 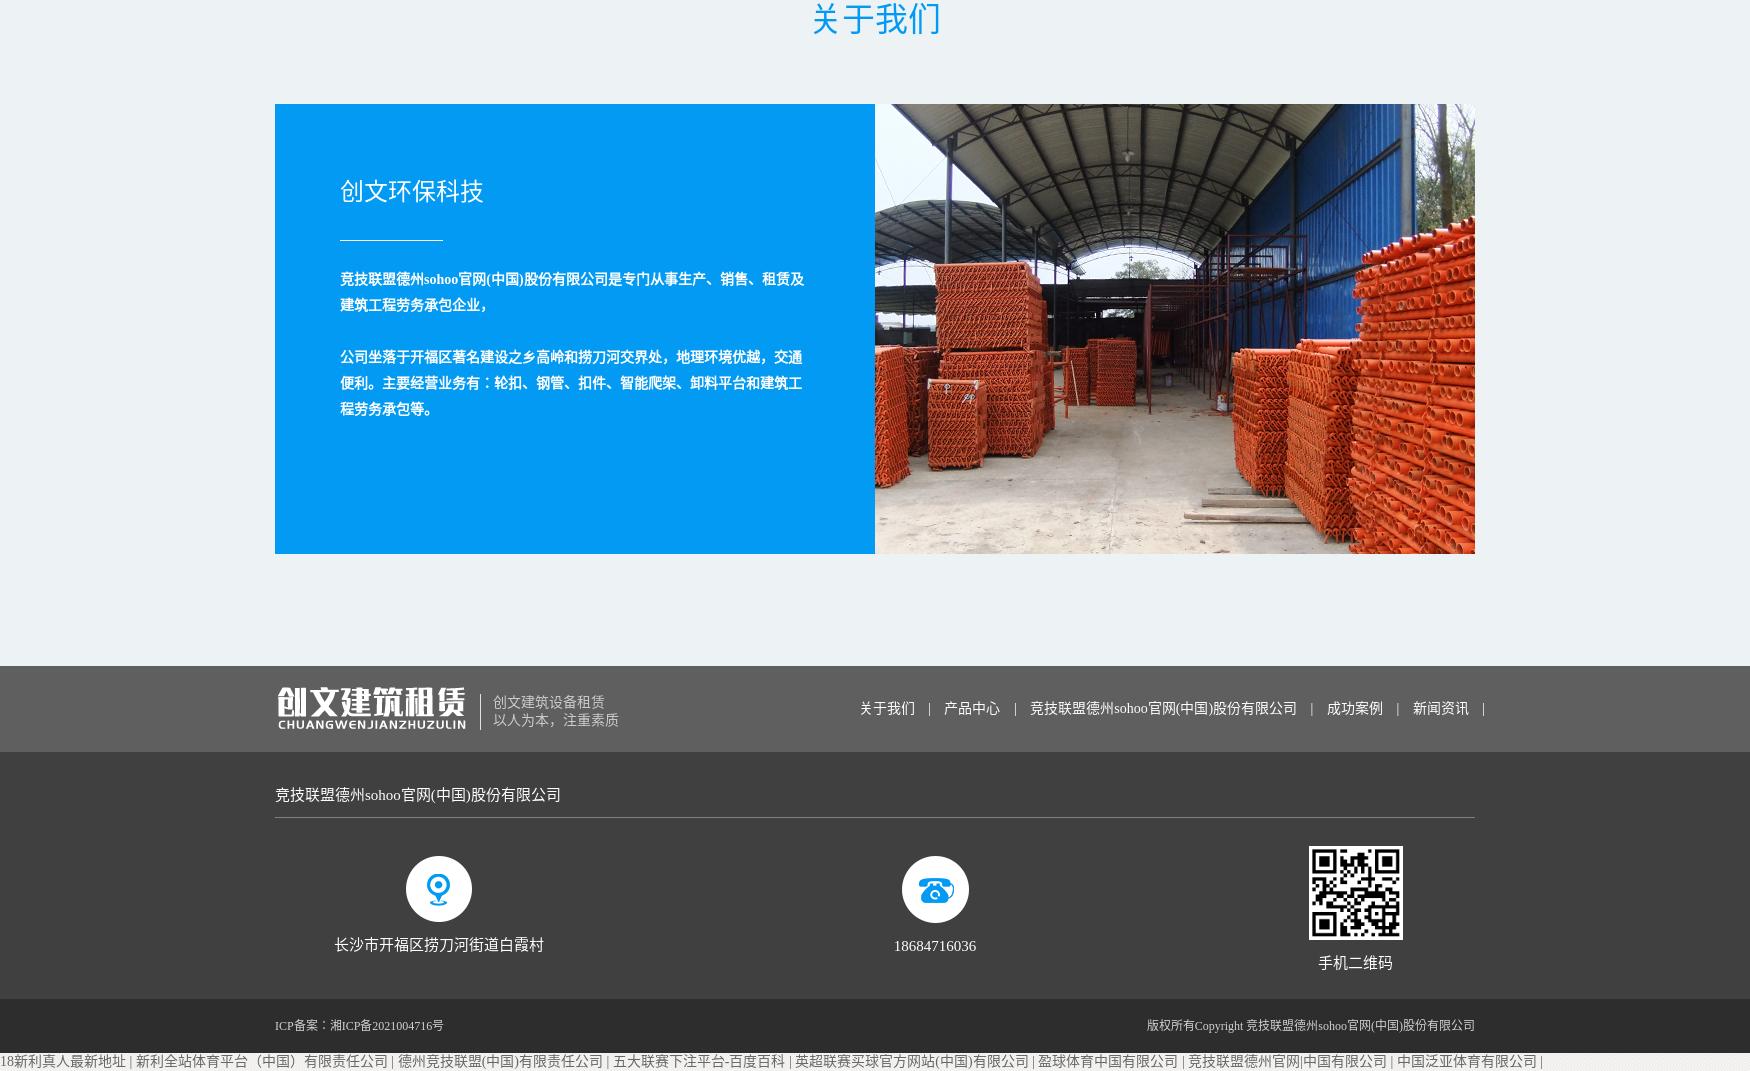 What do you see at coordinates (698, 1061) in the screenshot?
I see `'五大联赛下注平台-百度百科'` at bounding box center [698, 1061].